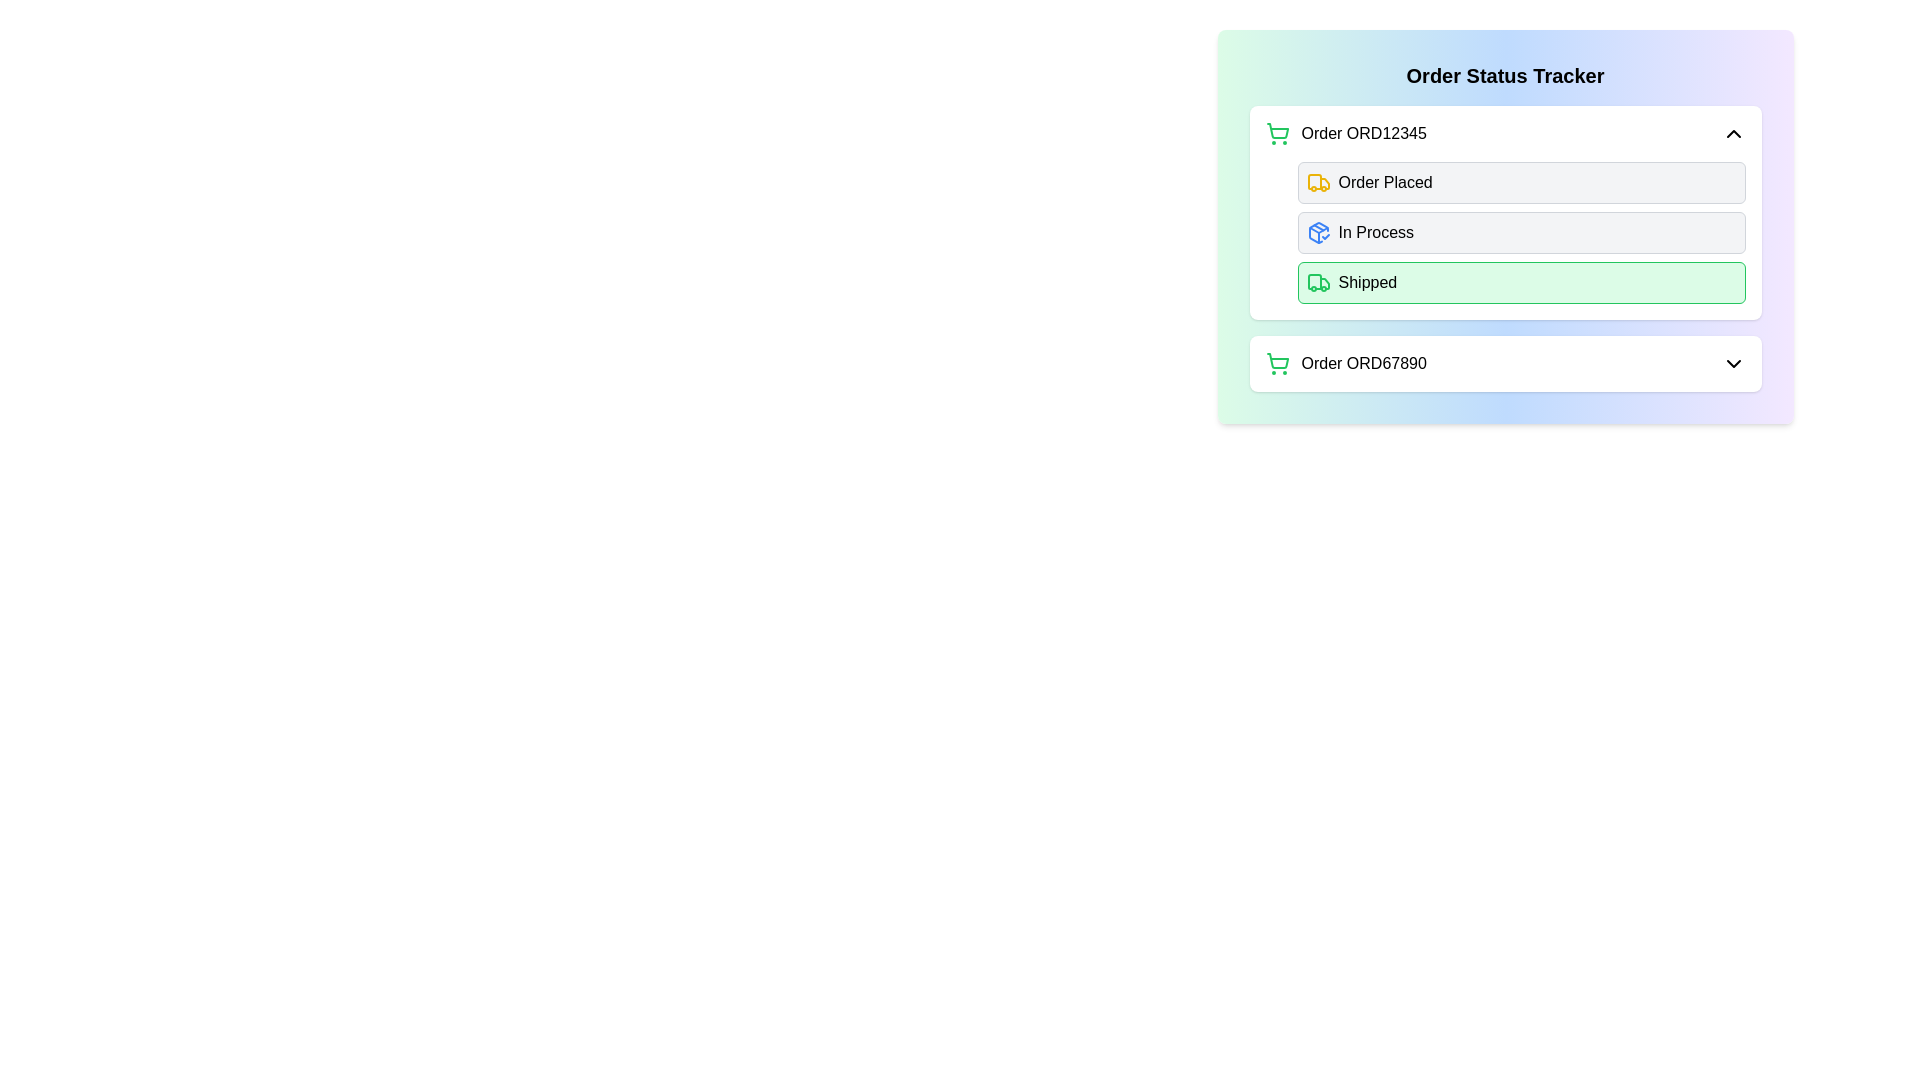 Image resolution: width=1920 pixels, height=1080 pixels. What do you see at coordinates (1318, 231) in the screenshot?
I see `the status of a specific milestone by selecting the milestone In Process` at bounding box center [1318, 231].